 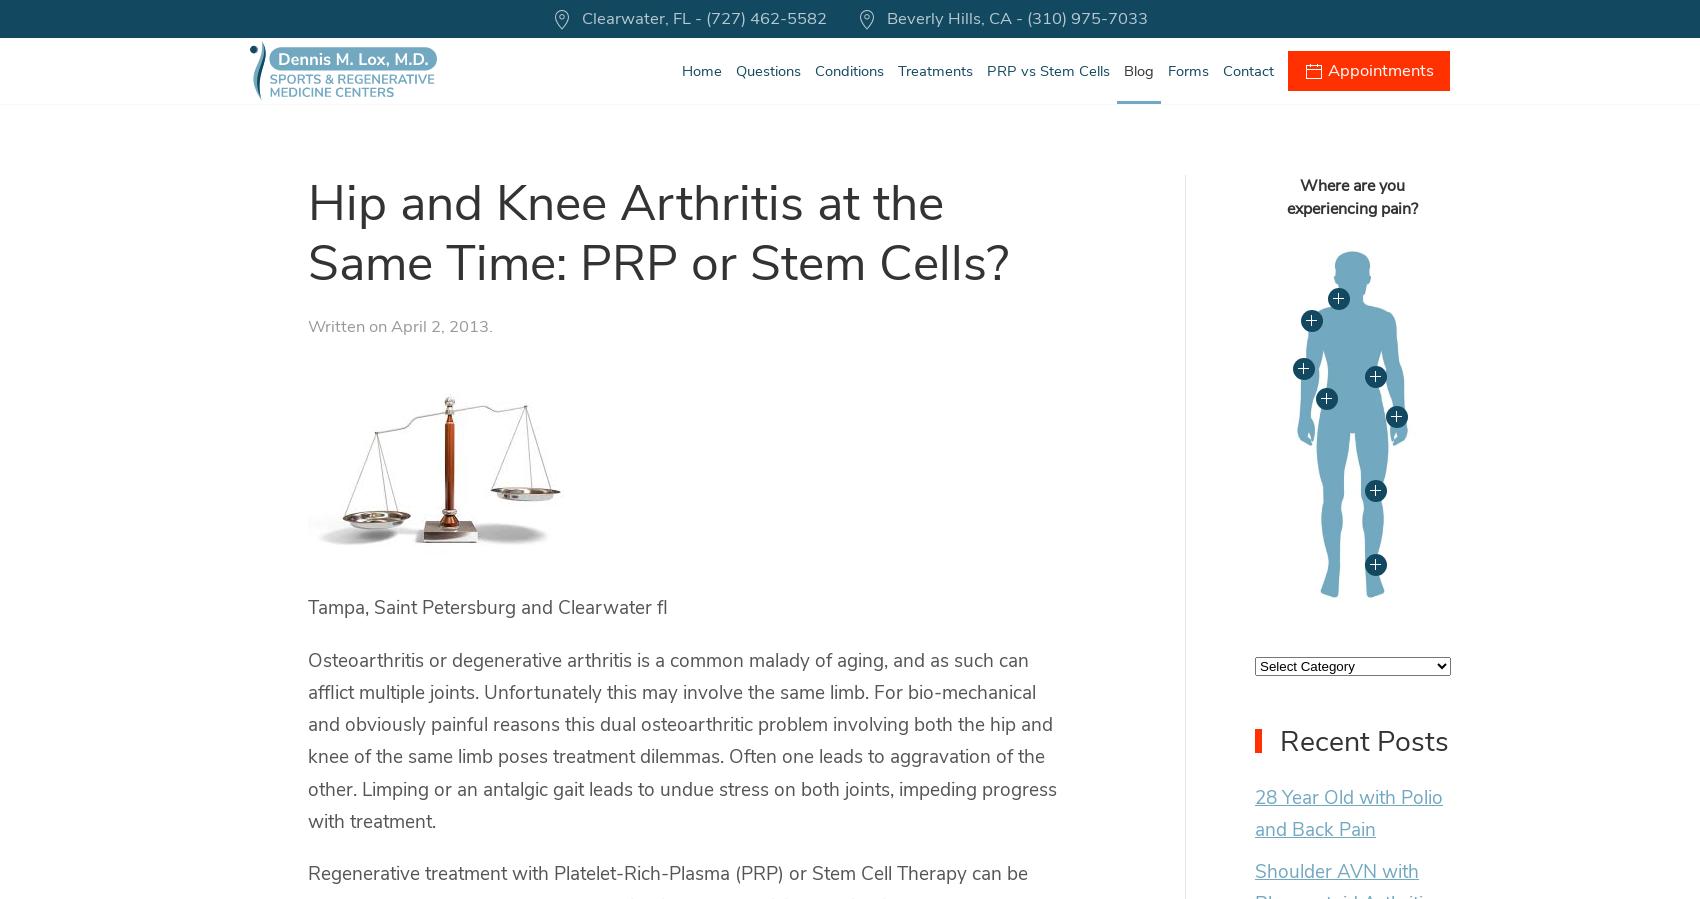 I want to click on 'Tampa, Saint Petersburg and Clearwater fl', so click(x=487, y=606).